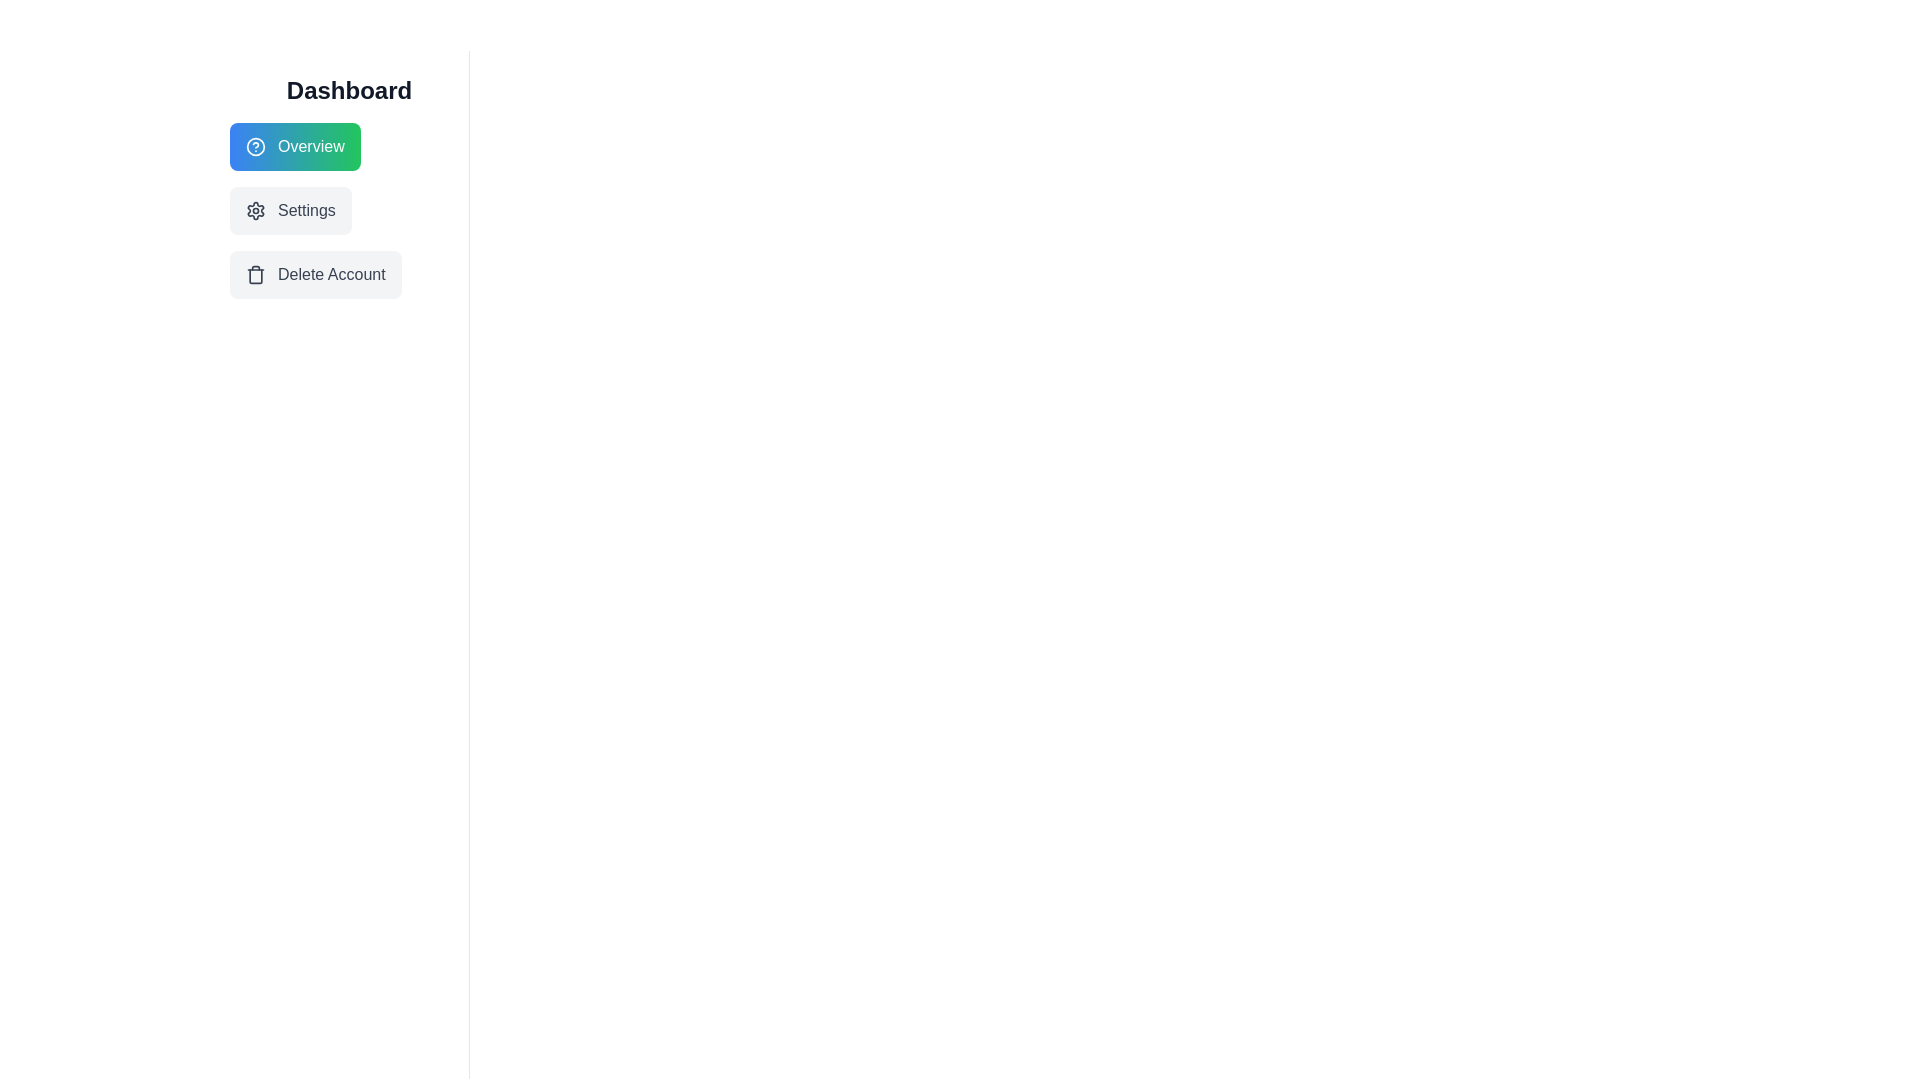 This screenshot has height=1080, width=1920. I want to click on the SVG Circle element that visually represents a part of the icon near the 'Overview' button located in the top-left section of the interface, so click(254, 145).